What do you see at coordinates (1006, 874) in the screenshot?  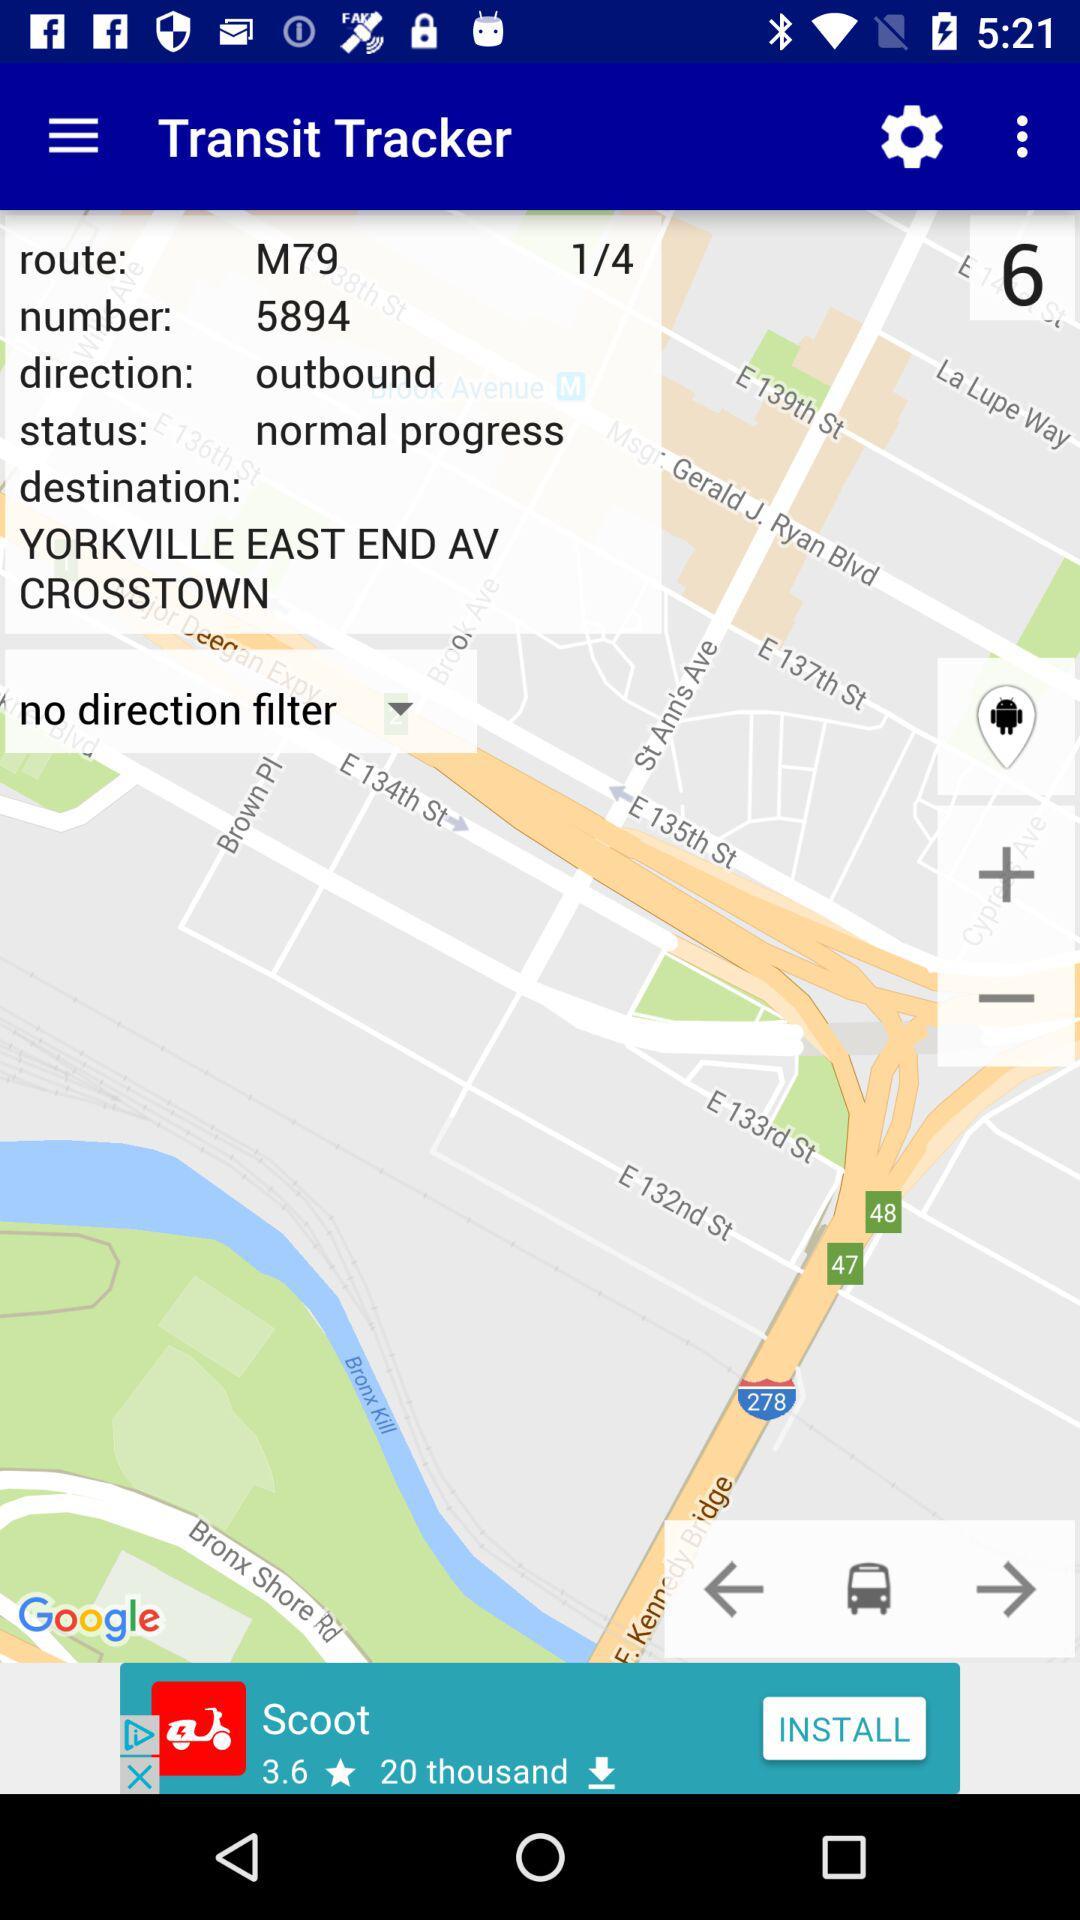 I see `the add icon` at bounding box center [1006, 874].